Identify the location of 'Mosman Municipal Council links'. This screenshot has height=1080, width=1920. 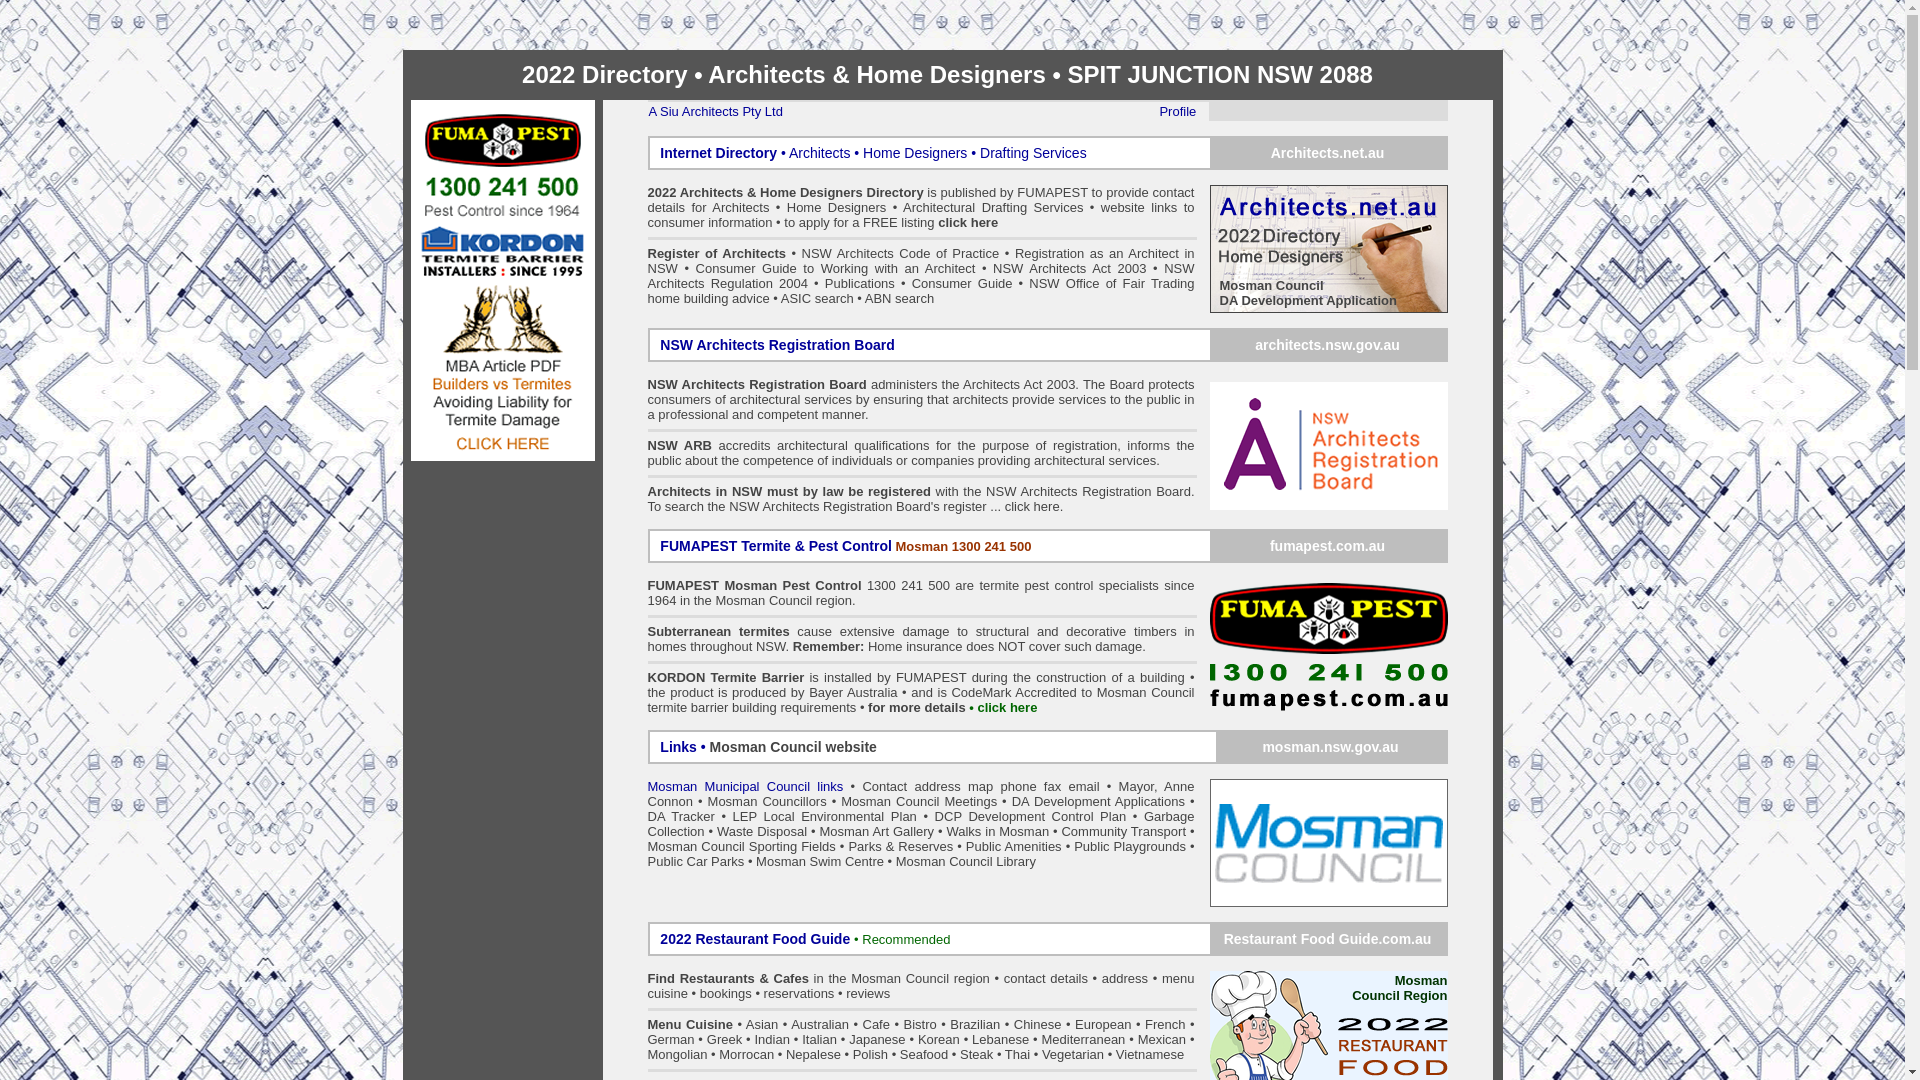
(648, 785).